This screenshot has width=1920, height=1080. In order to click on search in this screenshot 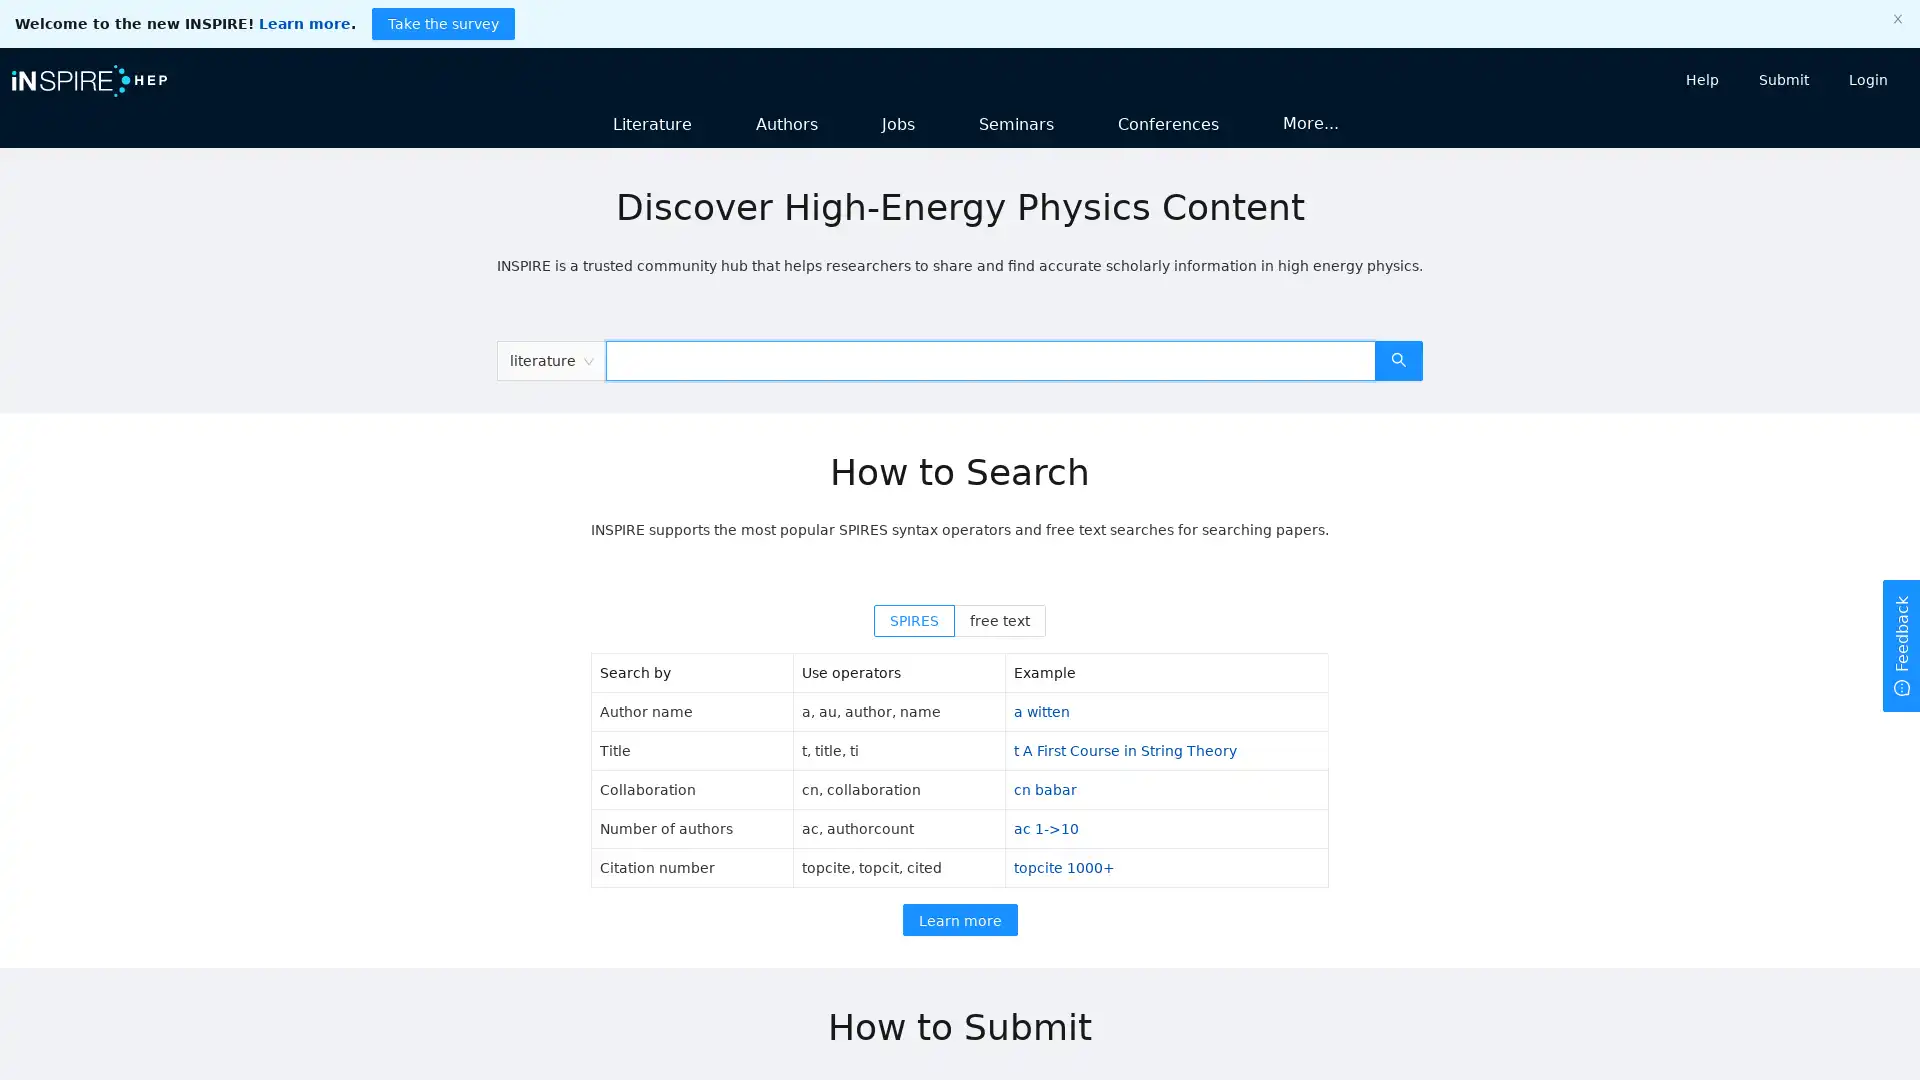, I will do `click(1397, 358)`.